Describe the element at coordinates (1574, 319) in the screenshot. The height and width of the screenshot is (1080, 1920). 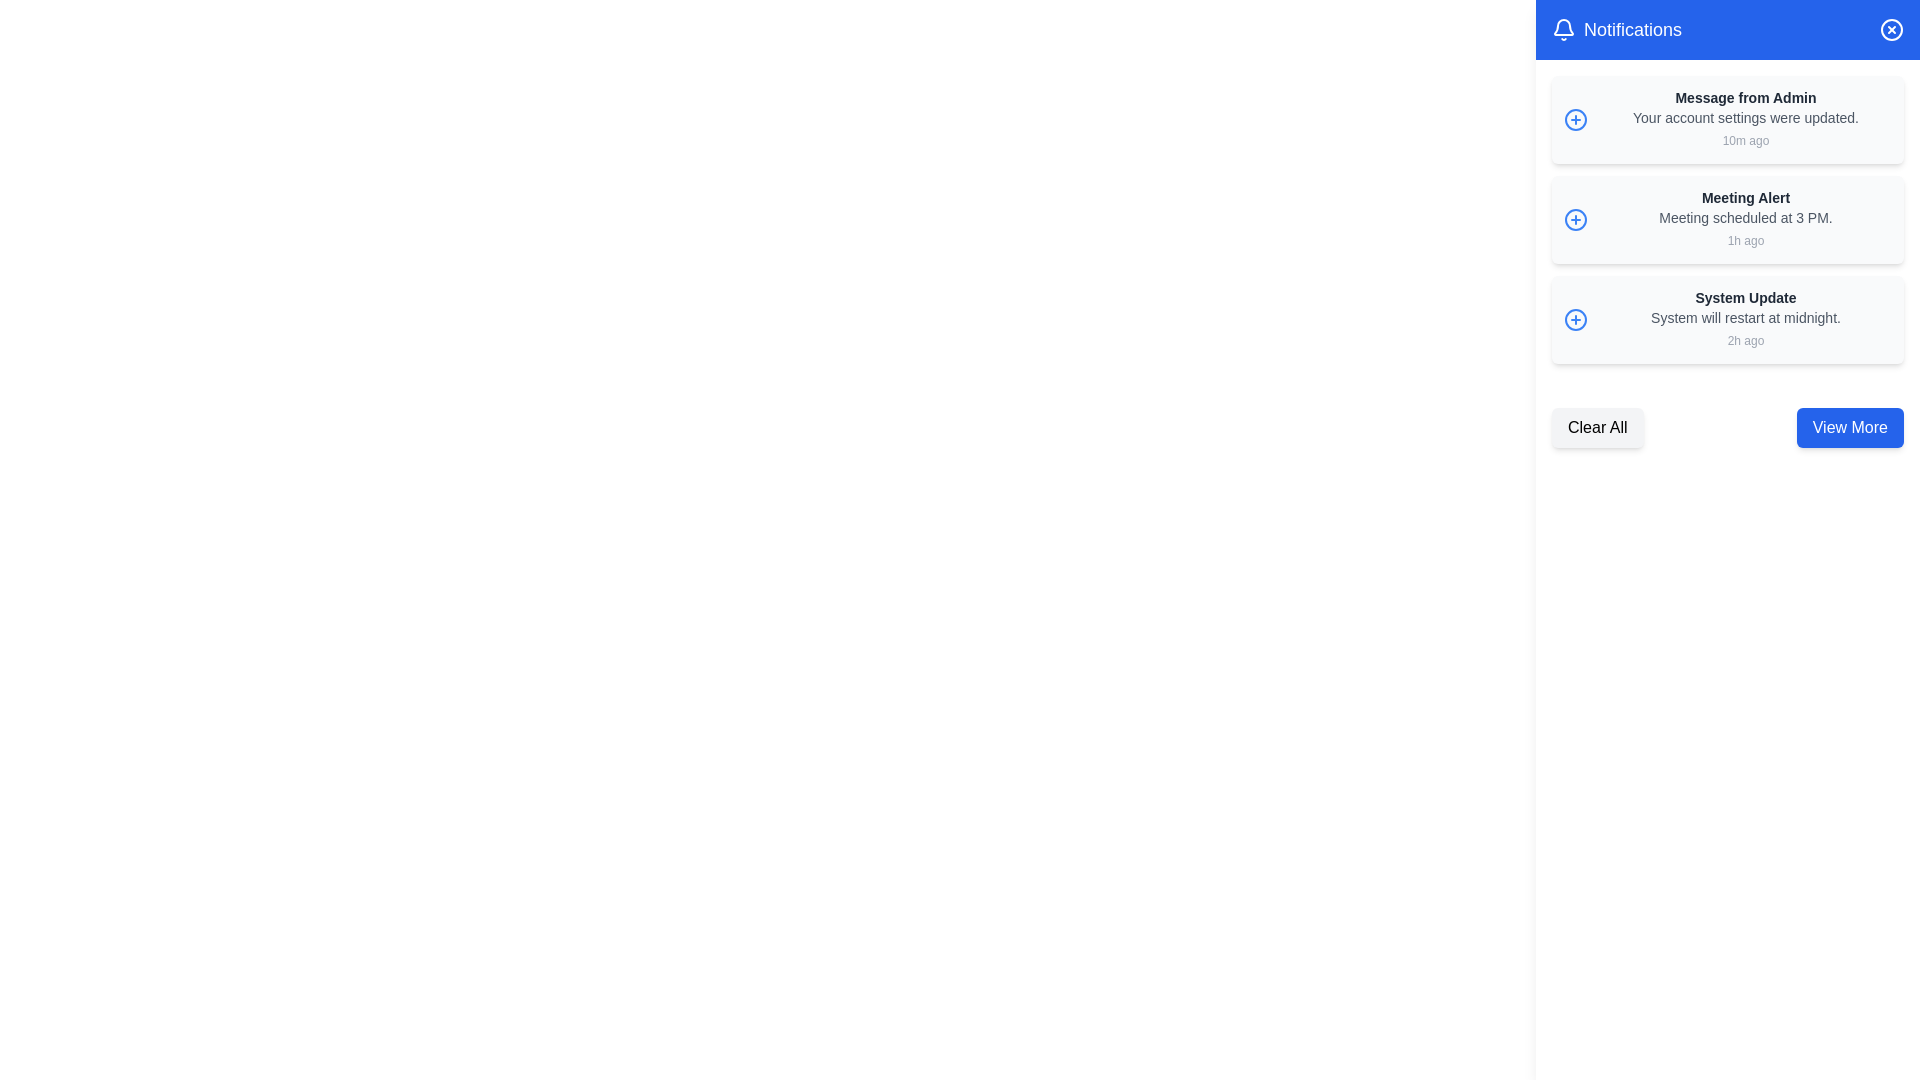
I see `the circular part of the plus icon in the third notification item in the sidebar, which has a blue outline and no fill` at that location.